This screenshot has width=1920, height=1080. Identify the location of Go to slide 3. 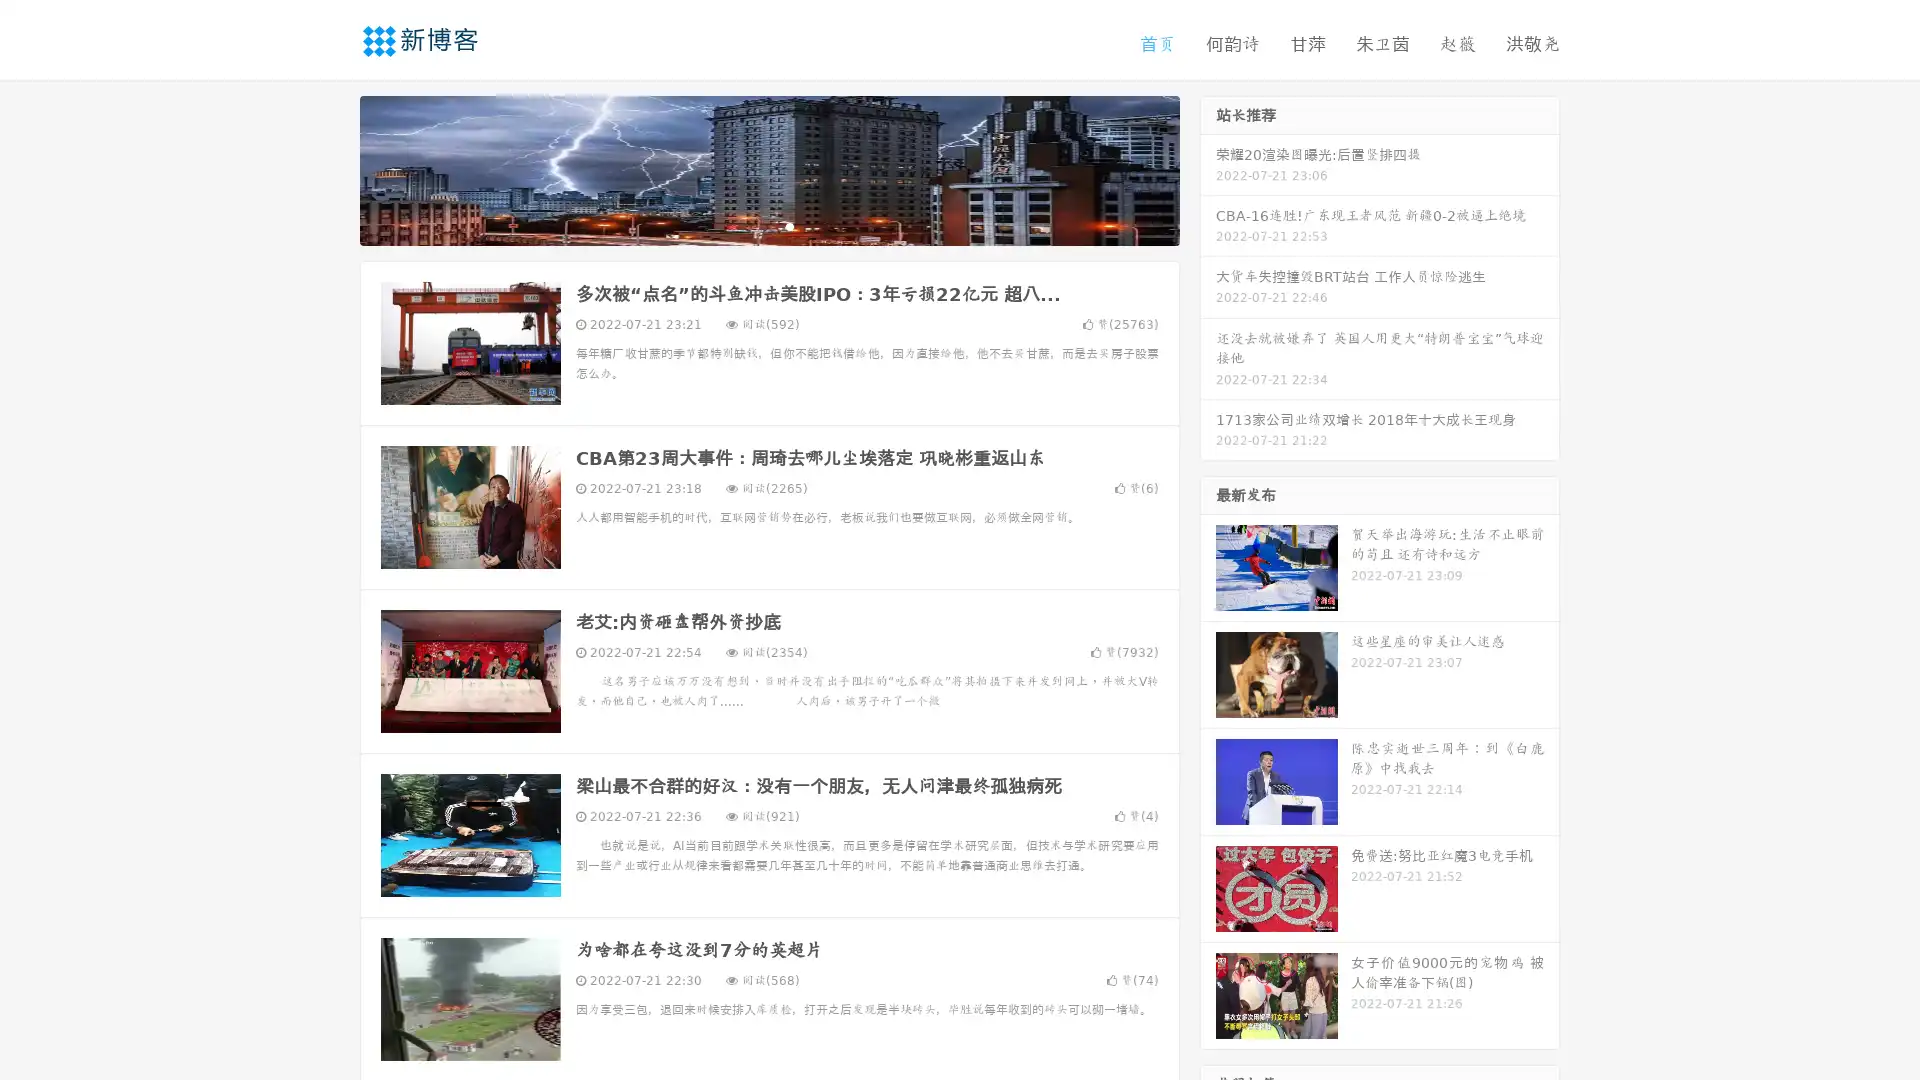
(789, 225).